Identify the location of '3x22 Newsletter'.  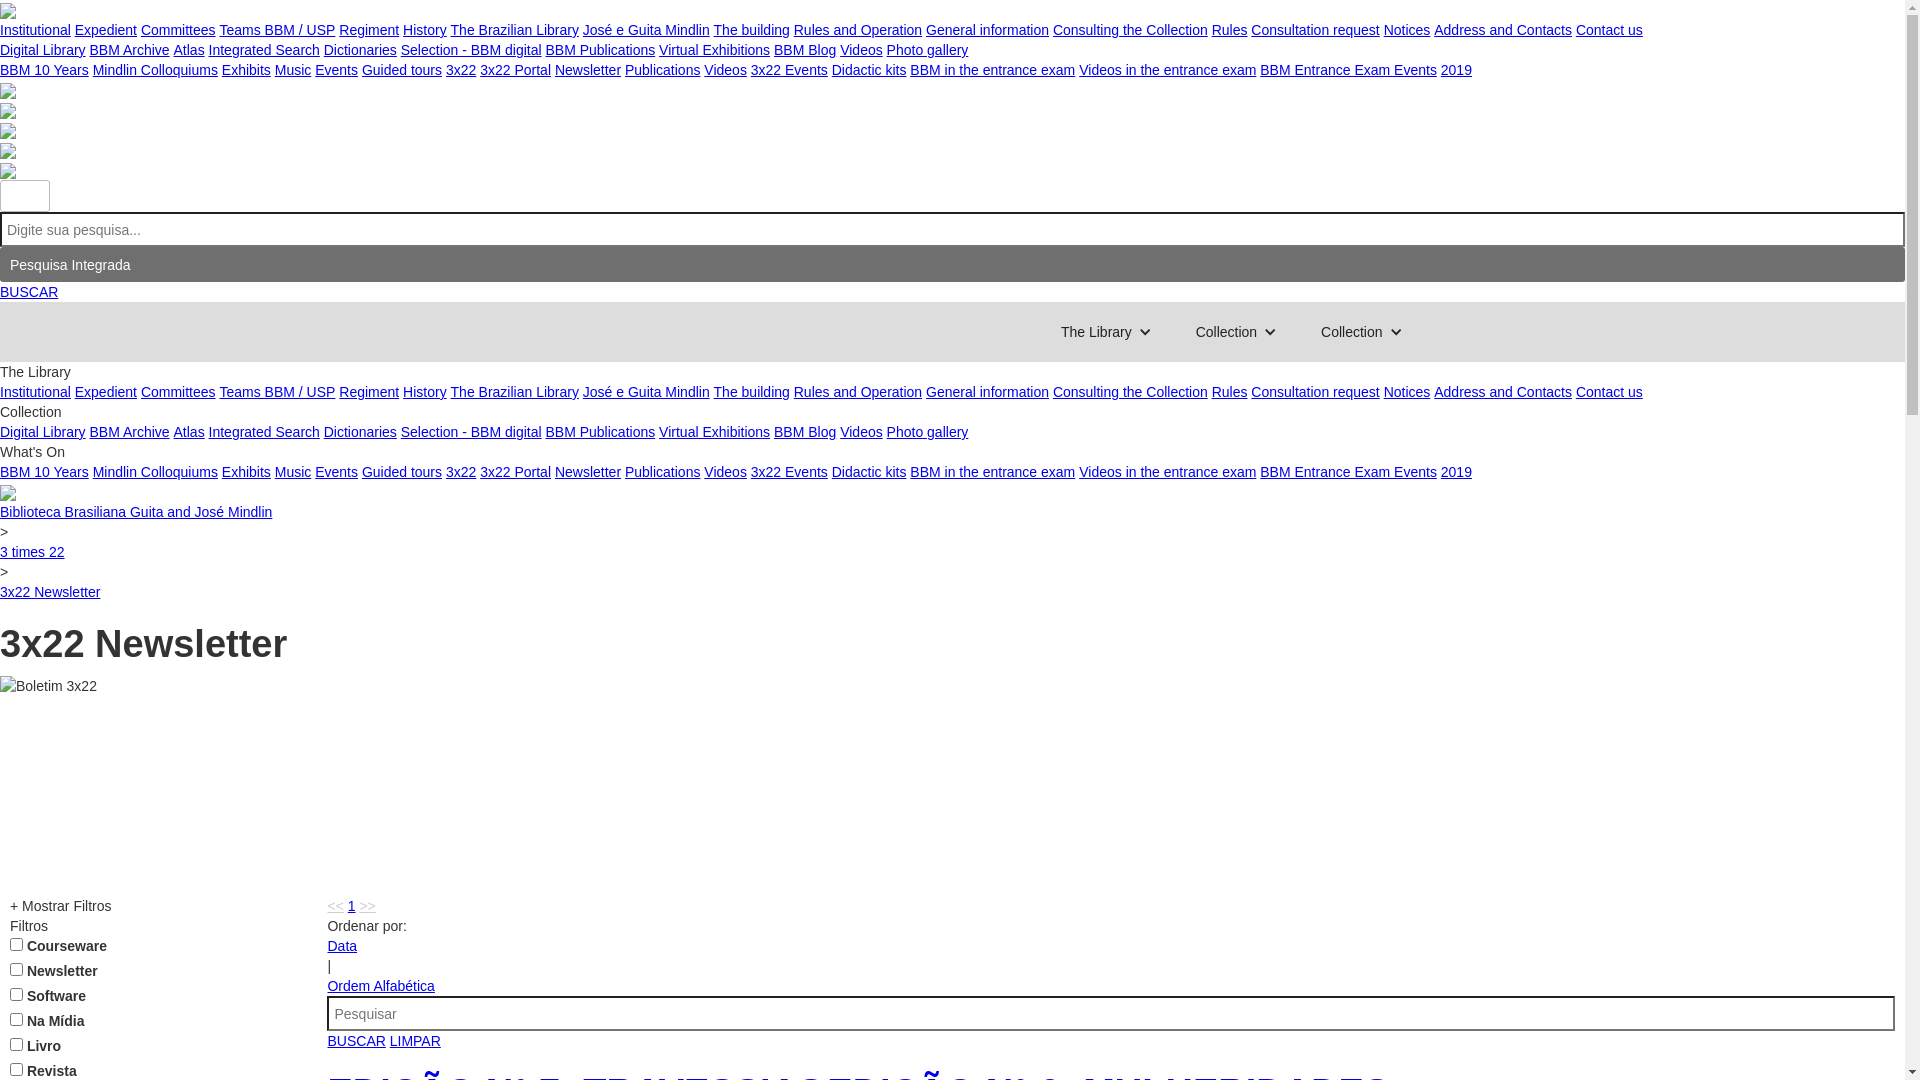
(0, 590).